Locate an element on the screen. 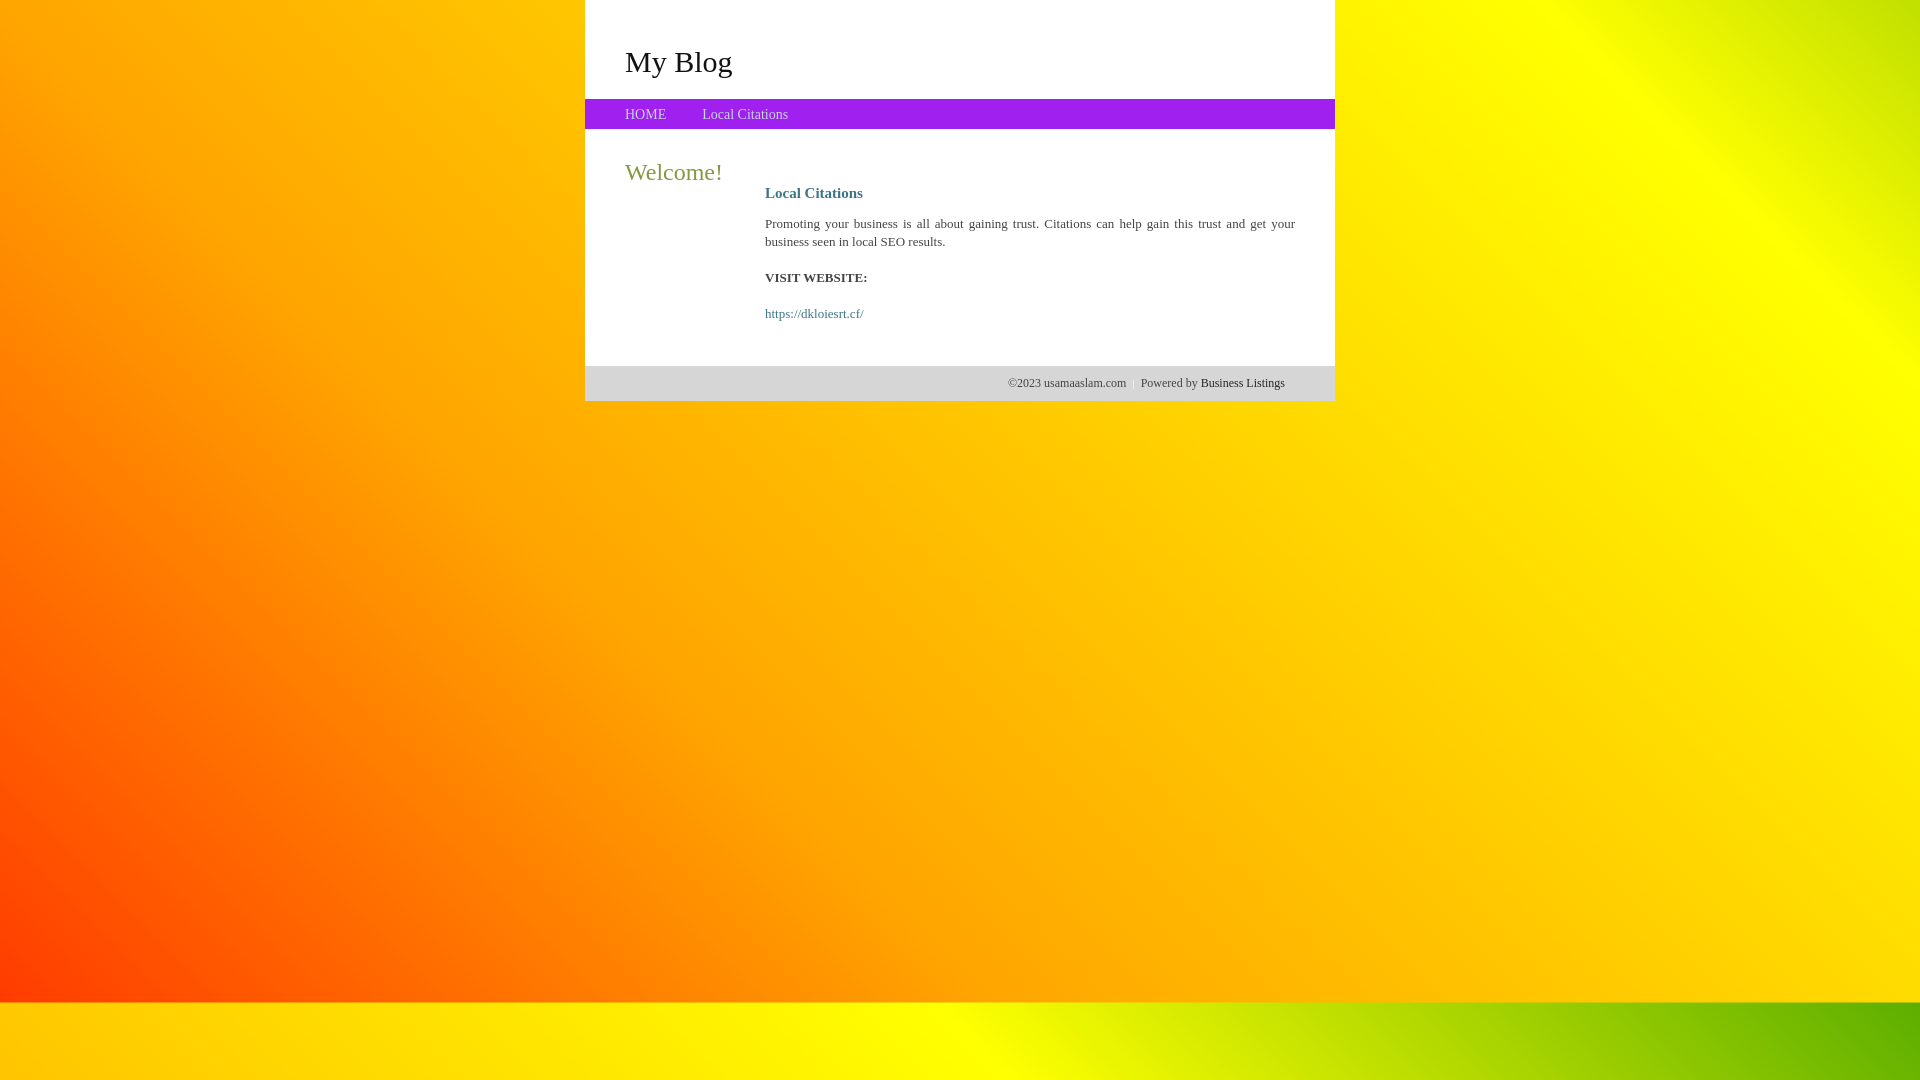  'Business Listings' is located at coordinates (1242, 382).